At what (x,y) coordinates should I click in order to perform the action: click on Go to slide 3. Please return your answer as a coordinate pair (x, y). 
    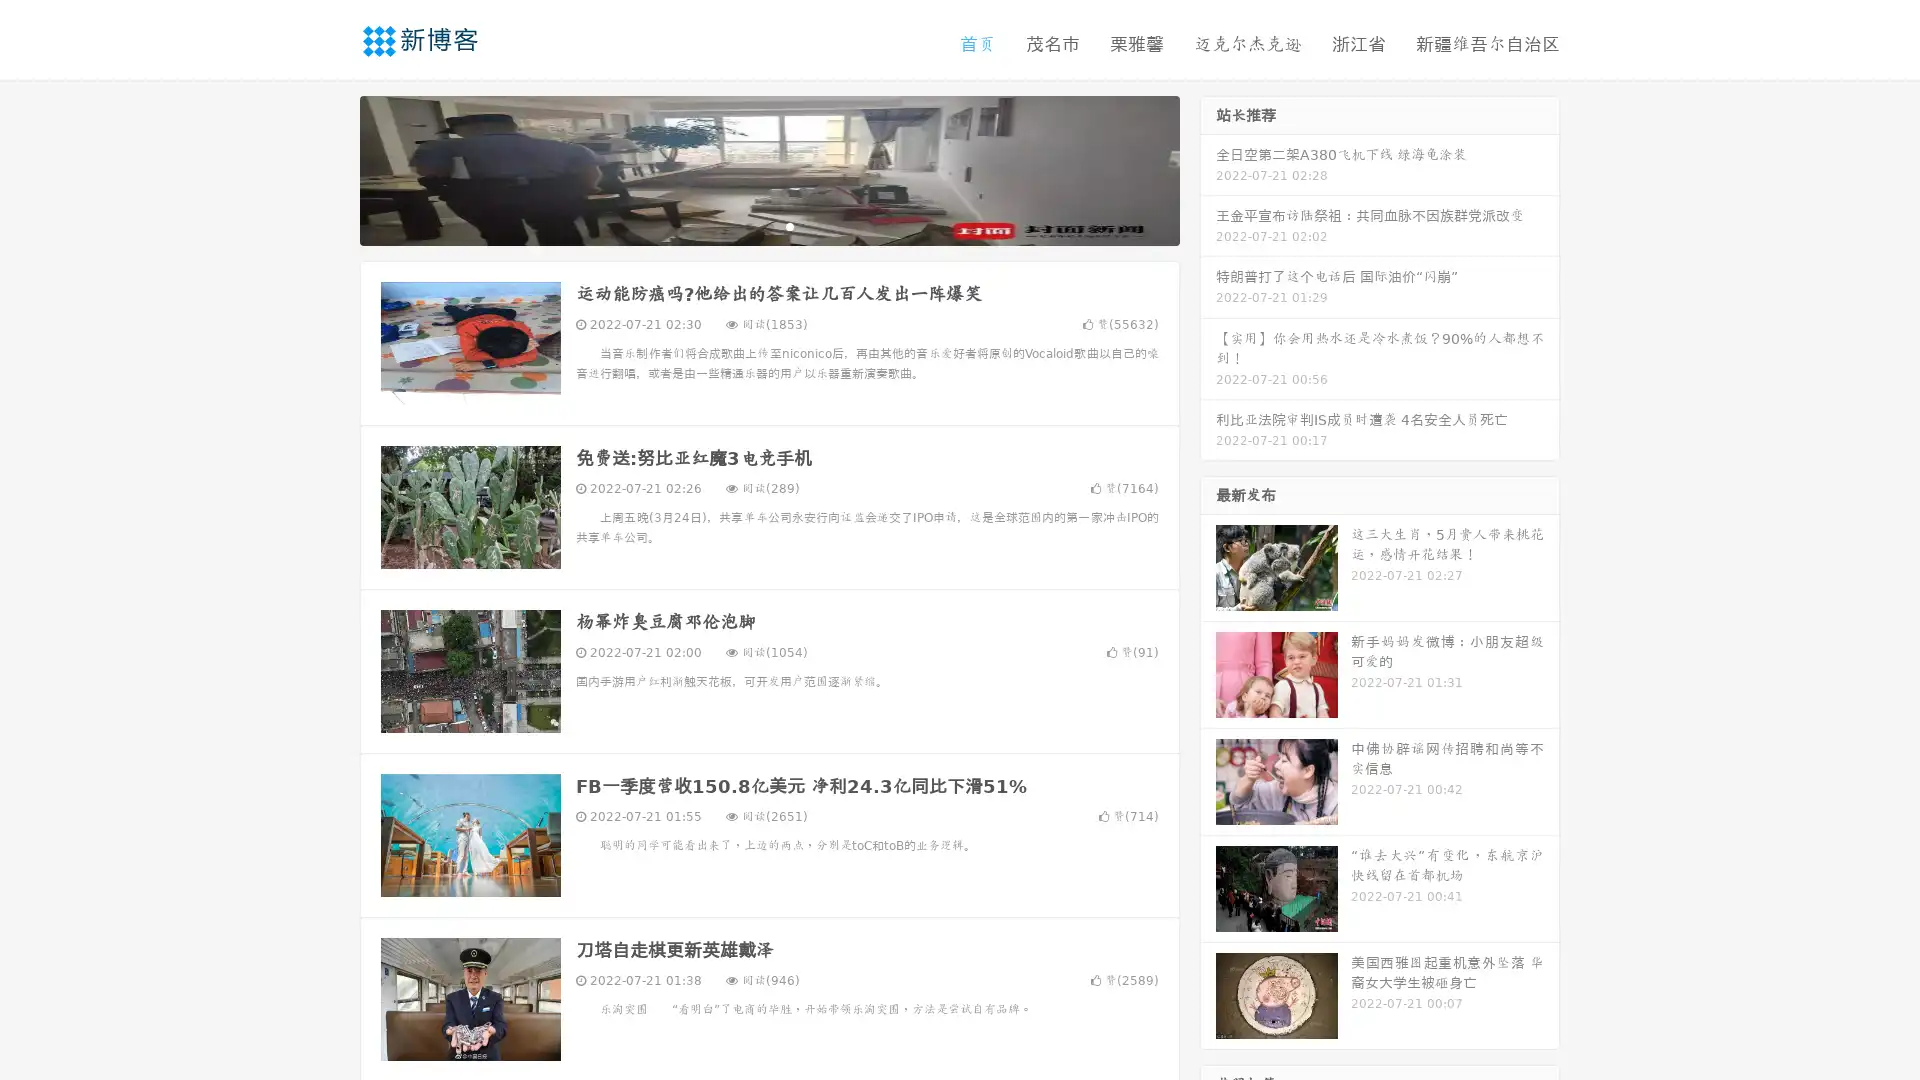
    Looking at the image, I should click on (789, 225).